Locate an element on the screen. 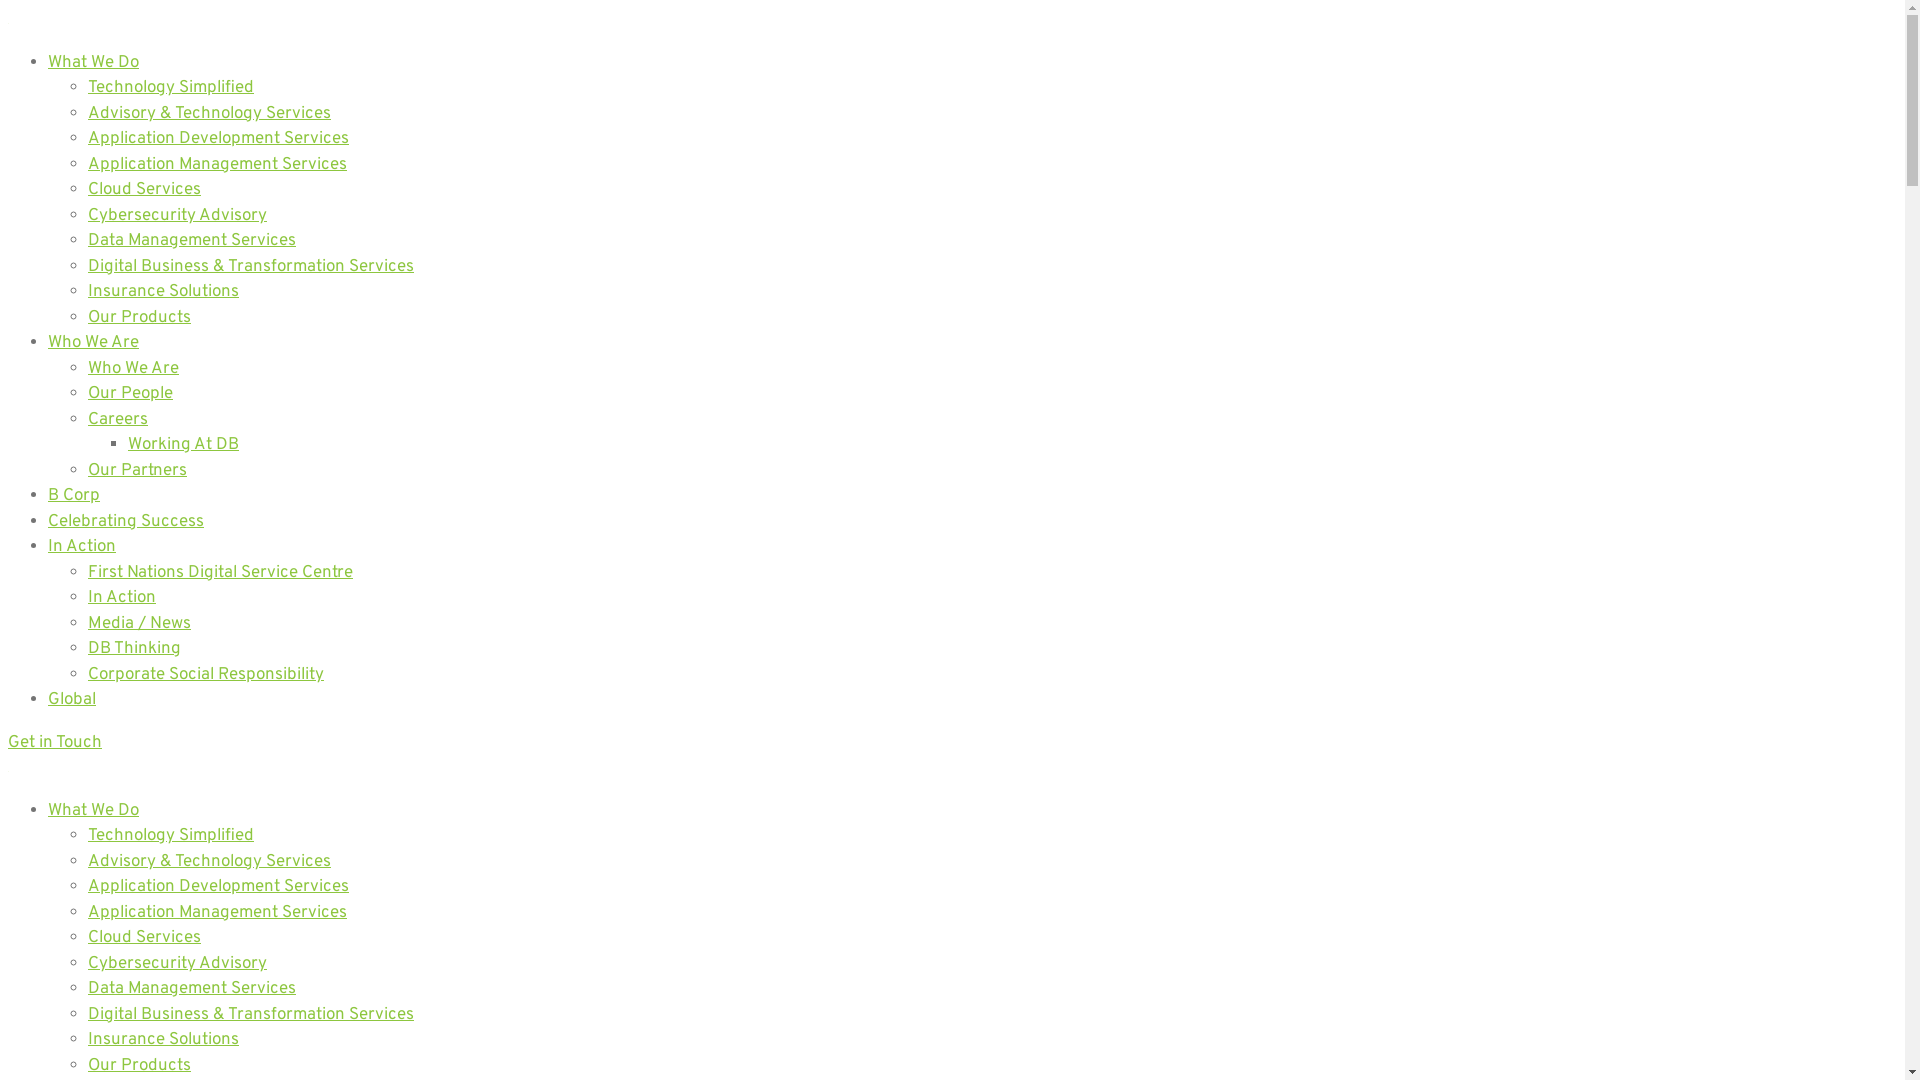 This screenshot has height=1080, width=1920. 'Global' is located at coordinates (72, 698).